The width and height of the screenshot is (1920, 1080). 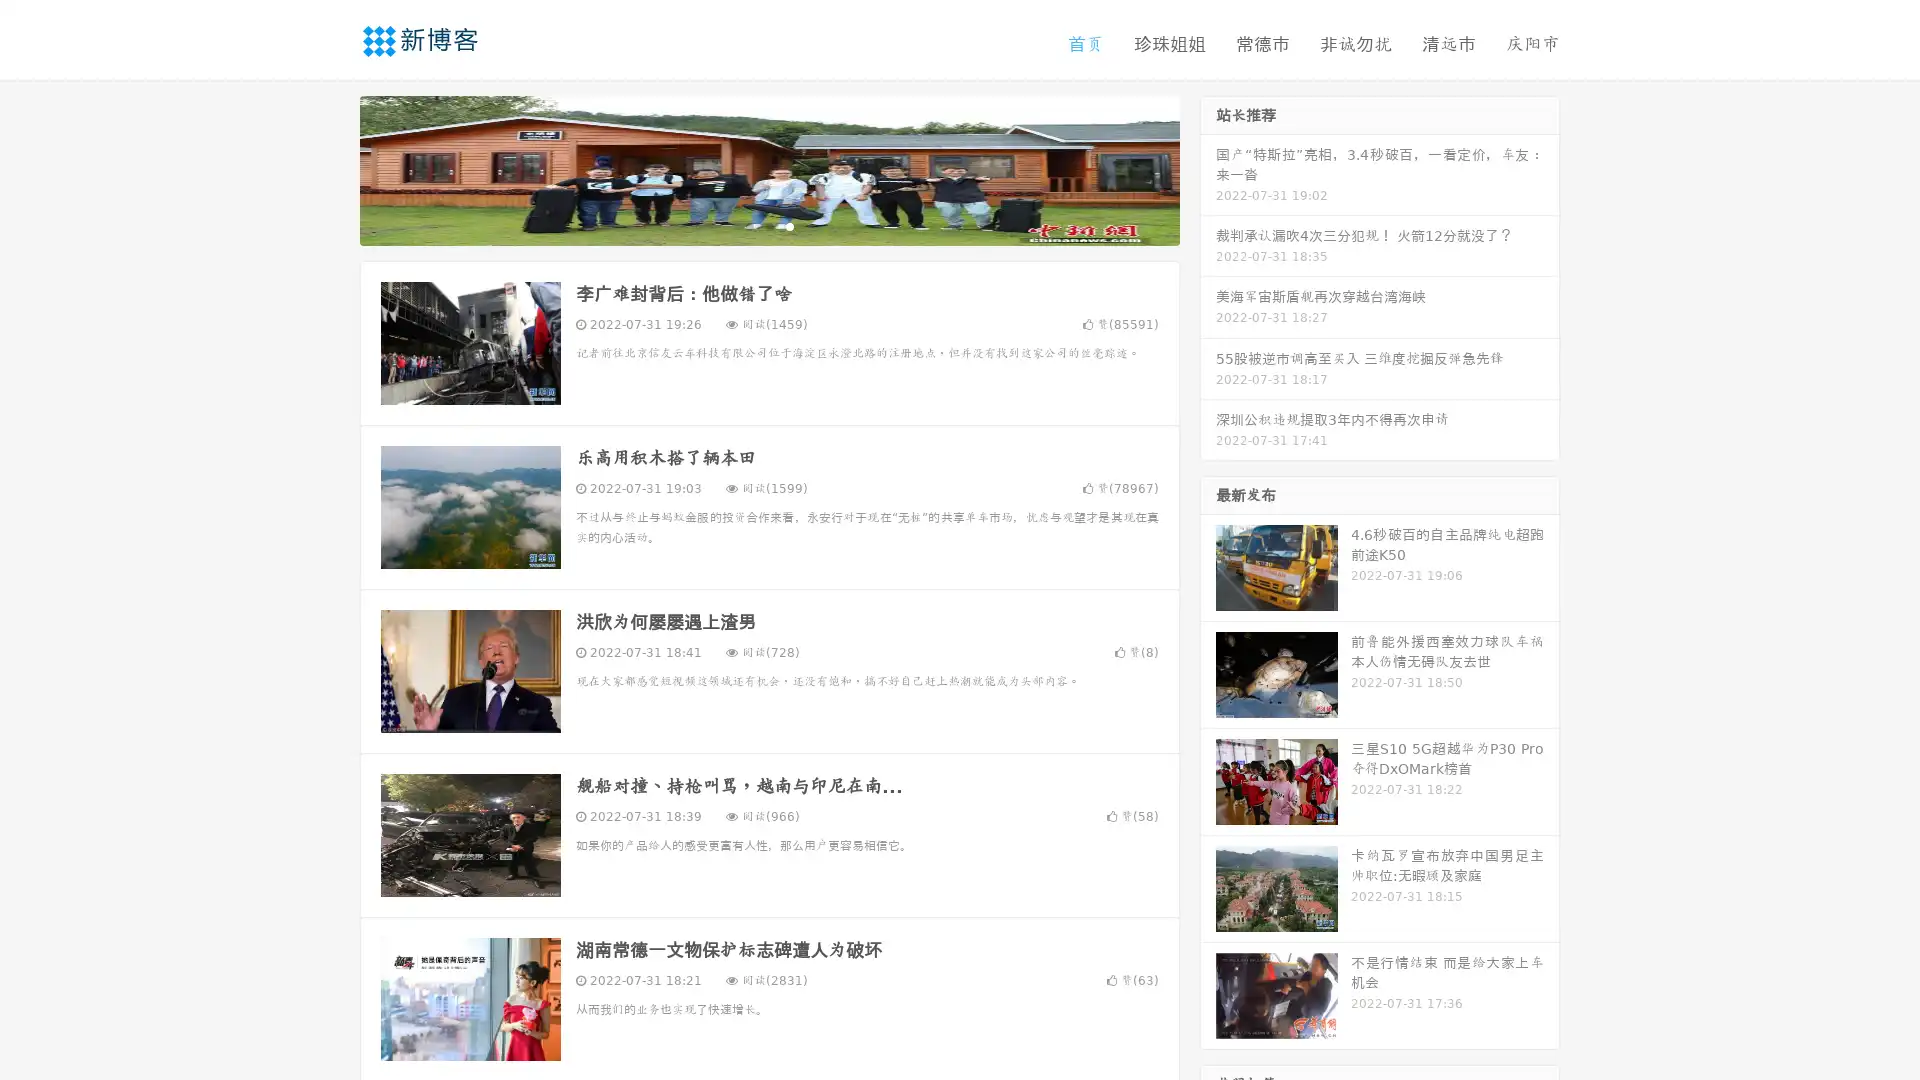 I want to click on Go to slide 1, so click(x=748, y=225).